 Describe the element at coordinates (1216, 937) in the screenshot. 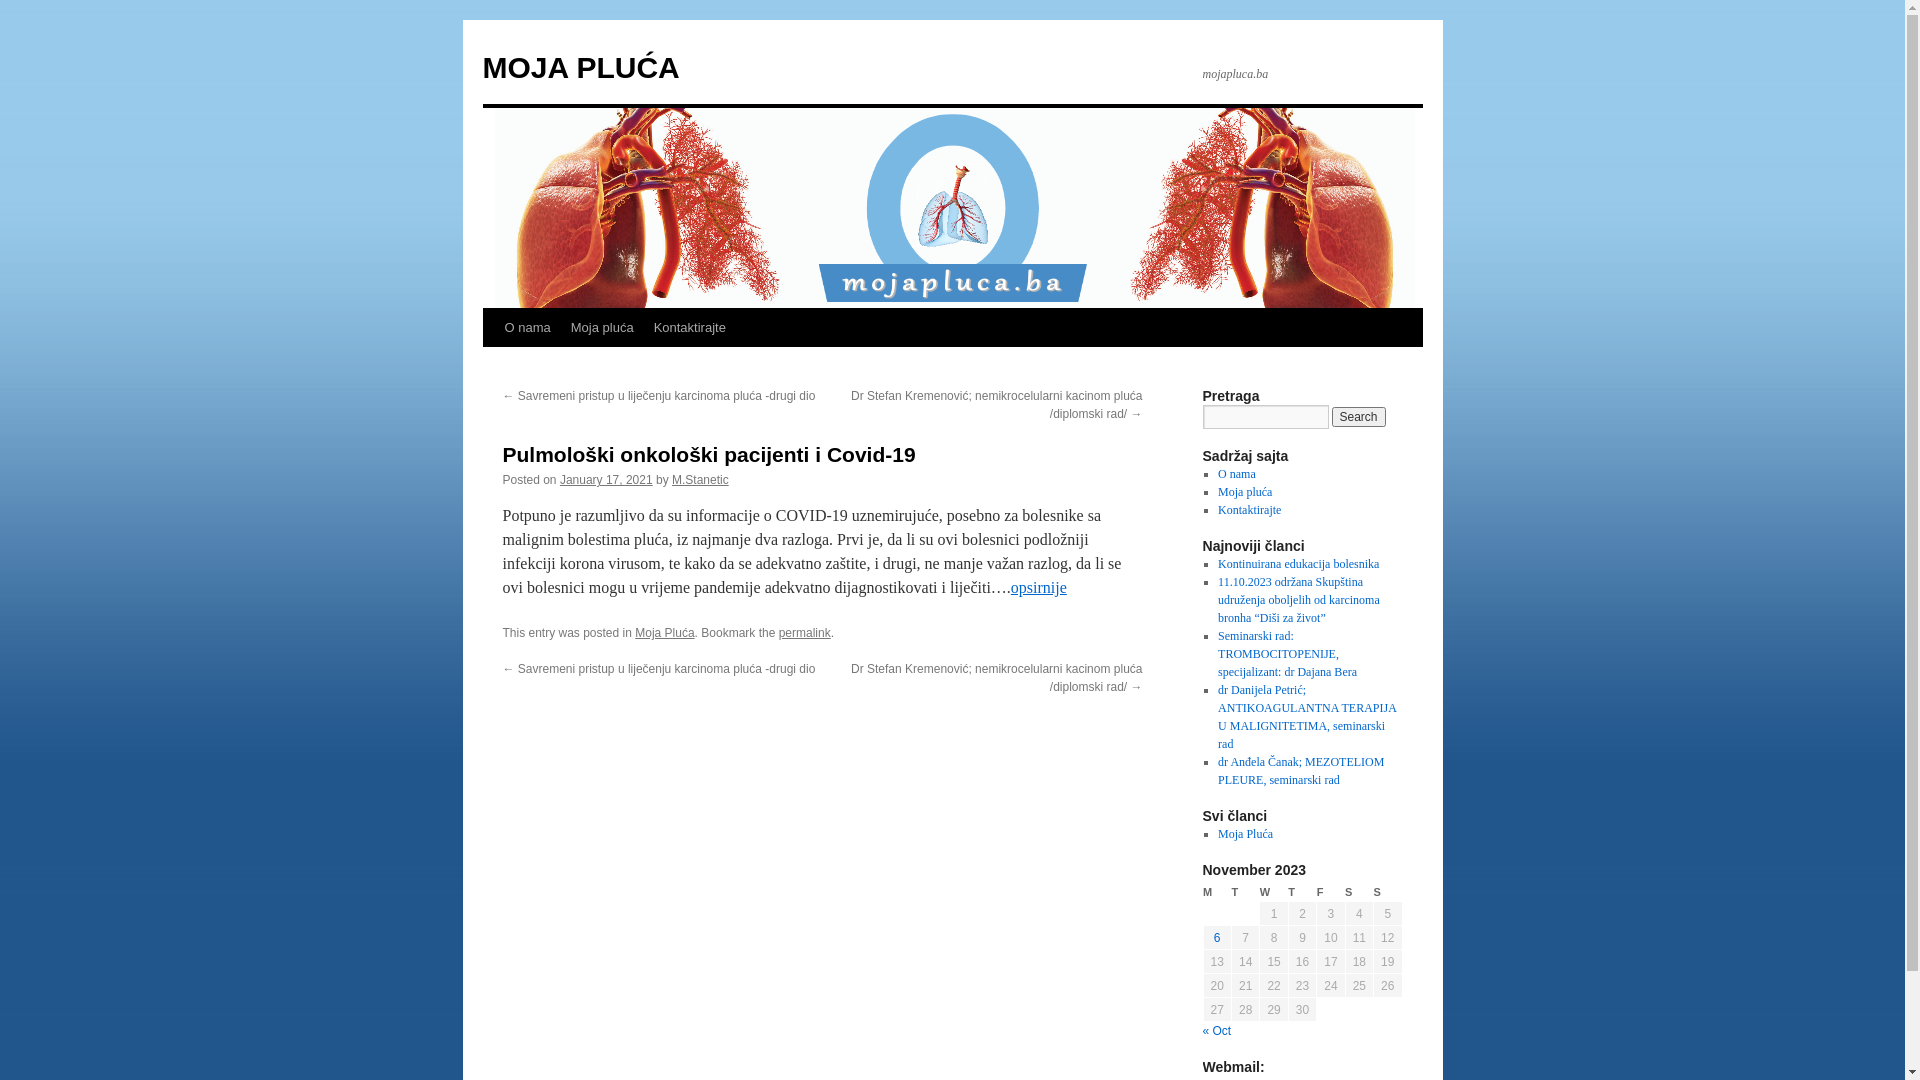

I see `'6'` at that location.